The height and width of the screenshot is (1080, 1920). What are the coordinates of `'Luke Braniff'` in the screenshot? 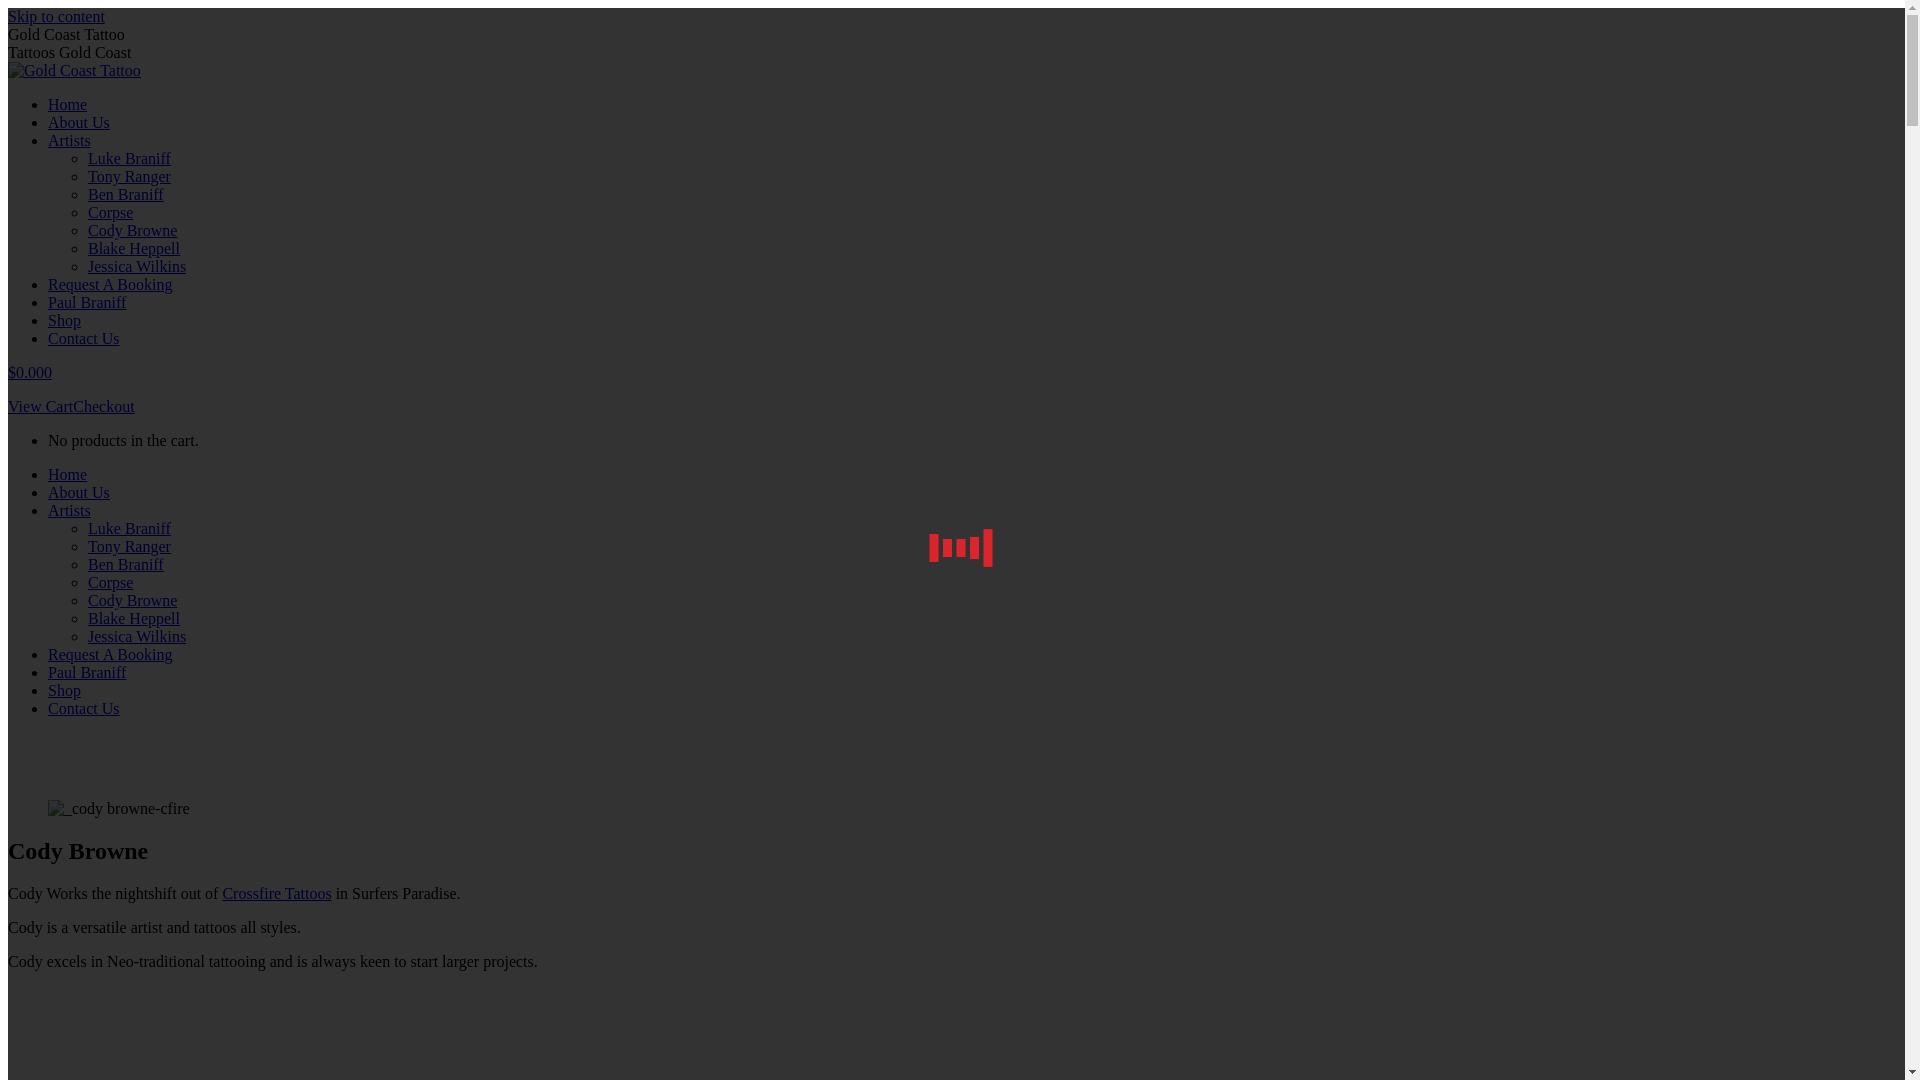 It's located at (128, 157).